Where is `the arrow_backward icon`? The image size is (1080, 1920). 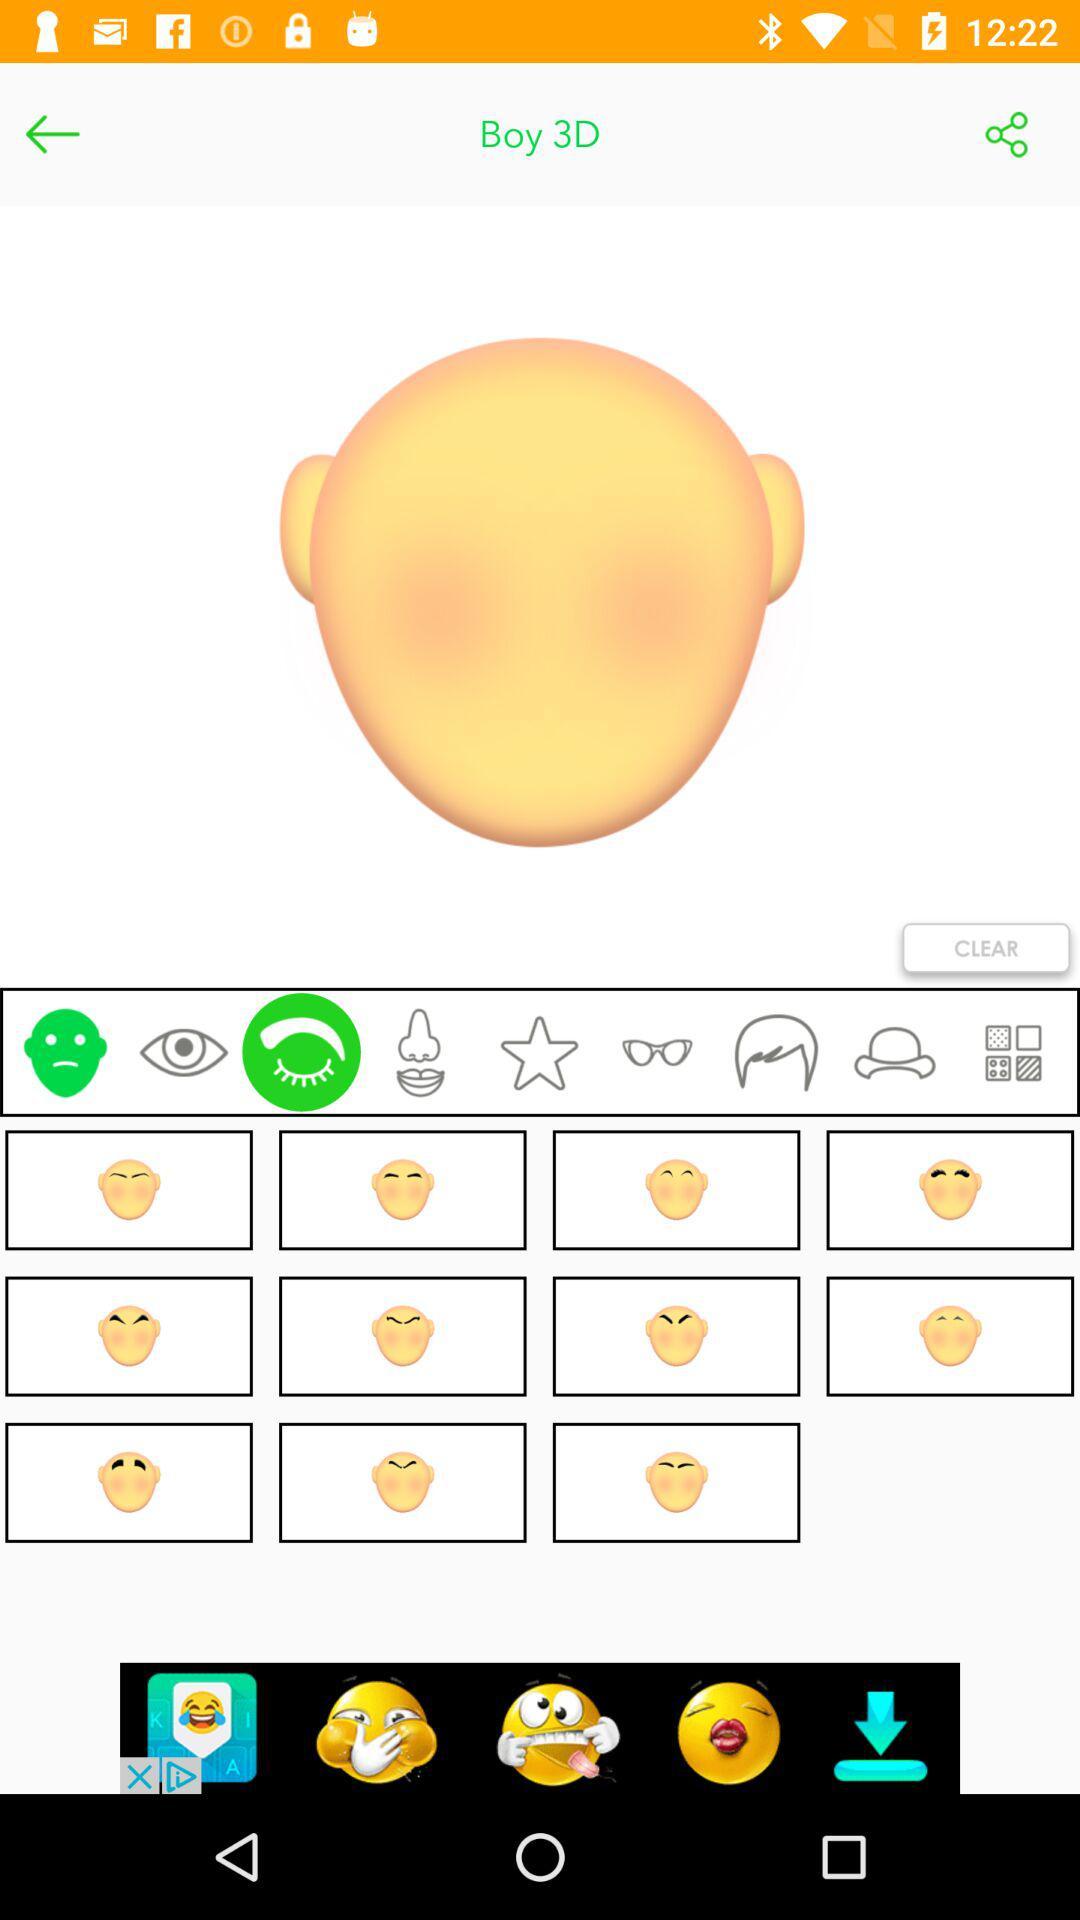 the arrow_backward icon is located at coordinates (51, 133).